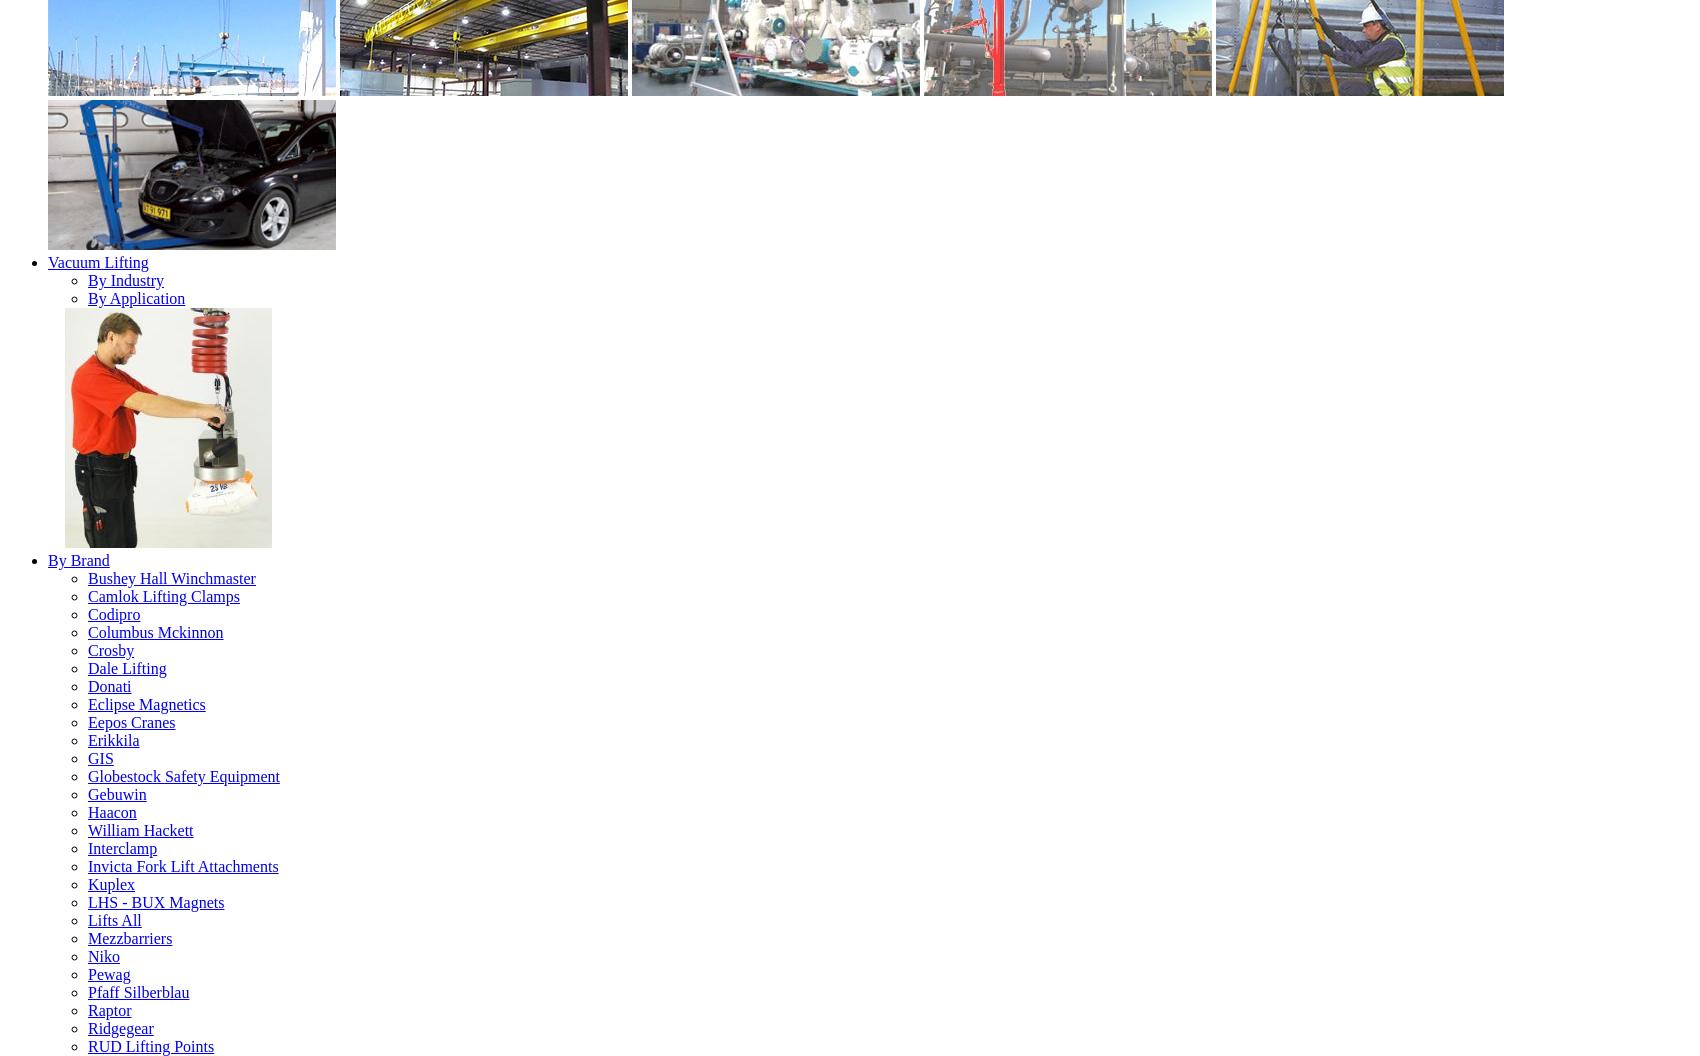 Image resolution: width=1700 pixels, height=1056 pixels. I want to click on 'Eepos Cranes', so click(130, 721).